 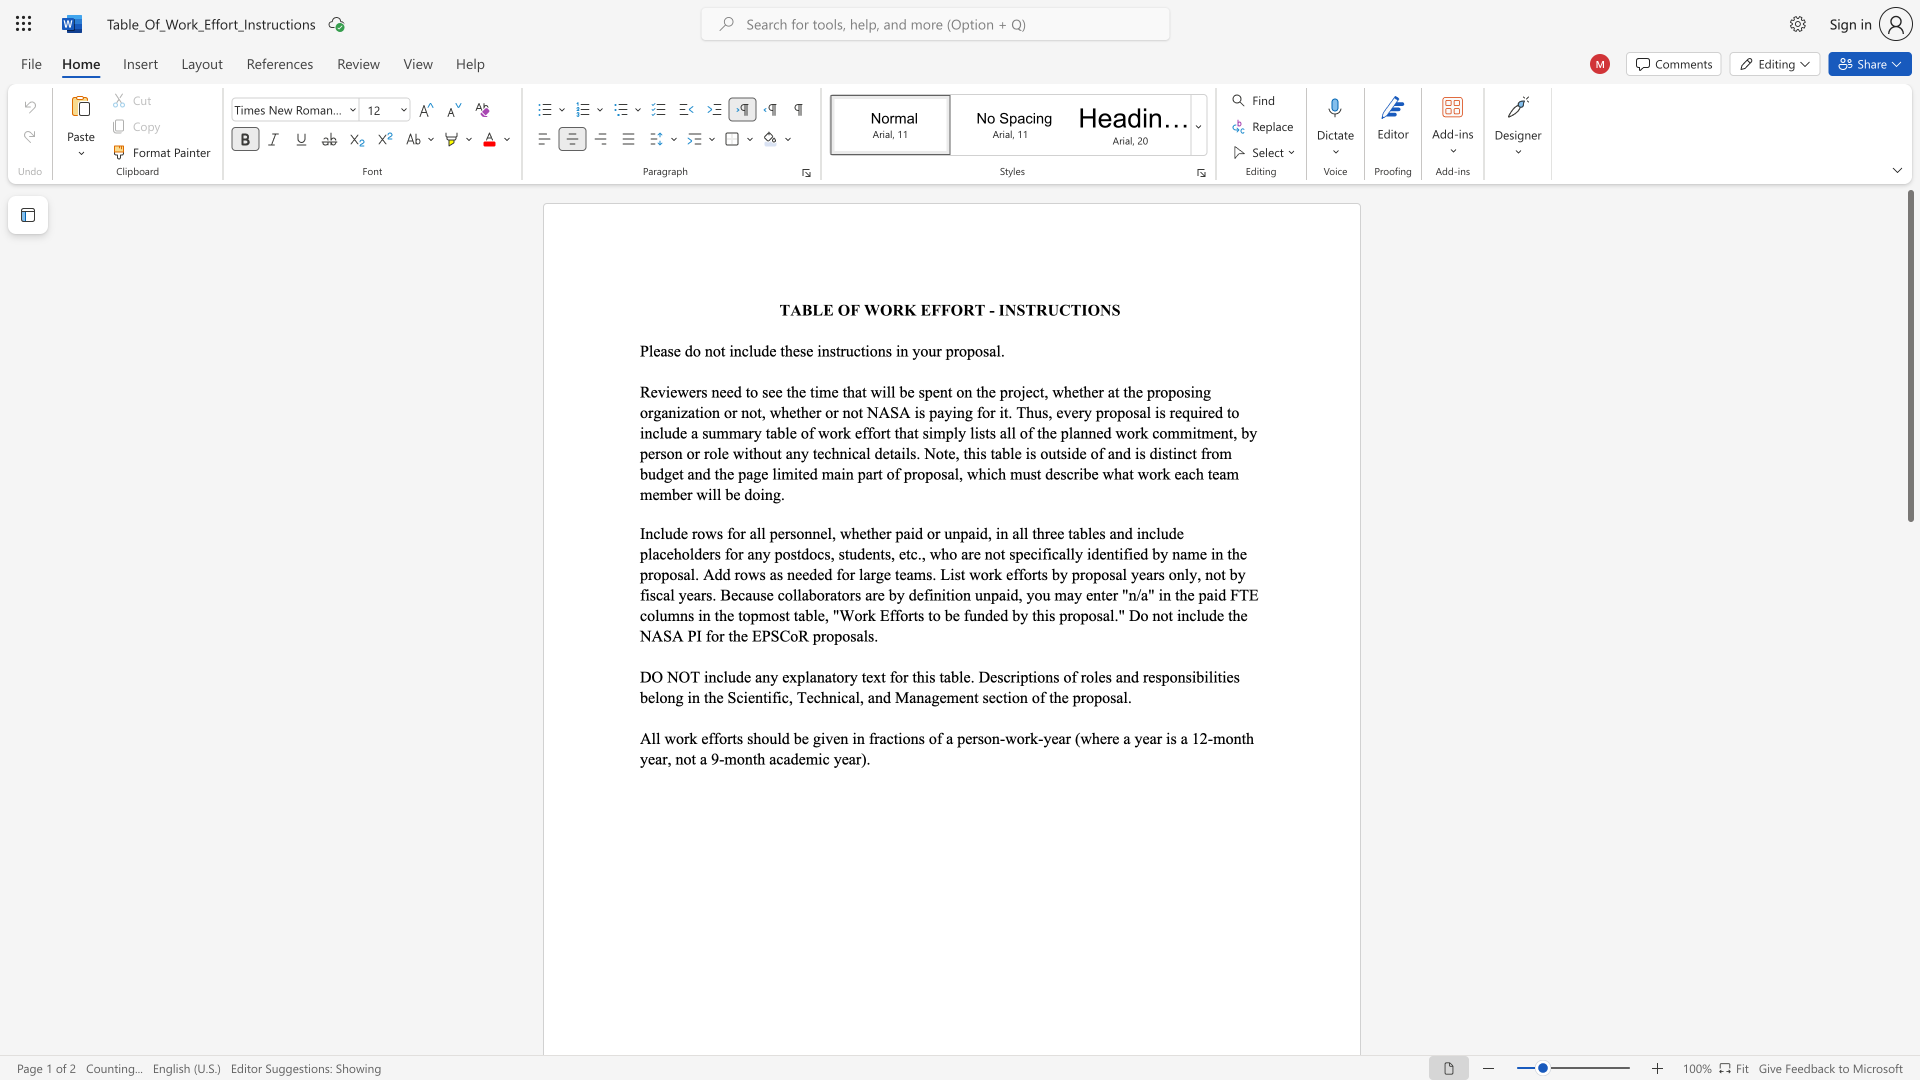 What do you see at coordinates (1909, 778) in the screenshot?
I see `the right-hand scrollbar to descend the page` at bounding box center [1909, 778].